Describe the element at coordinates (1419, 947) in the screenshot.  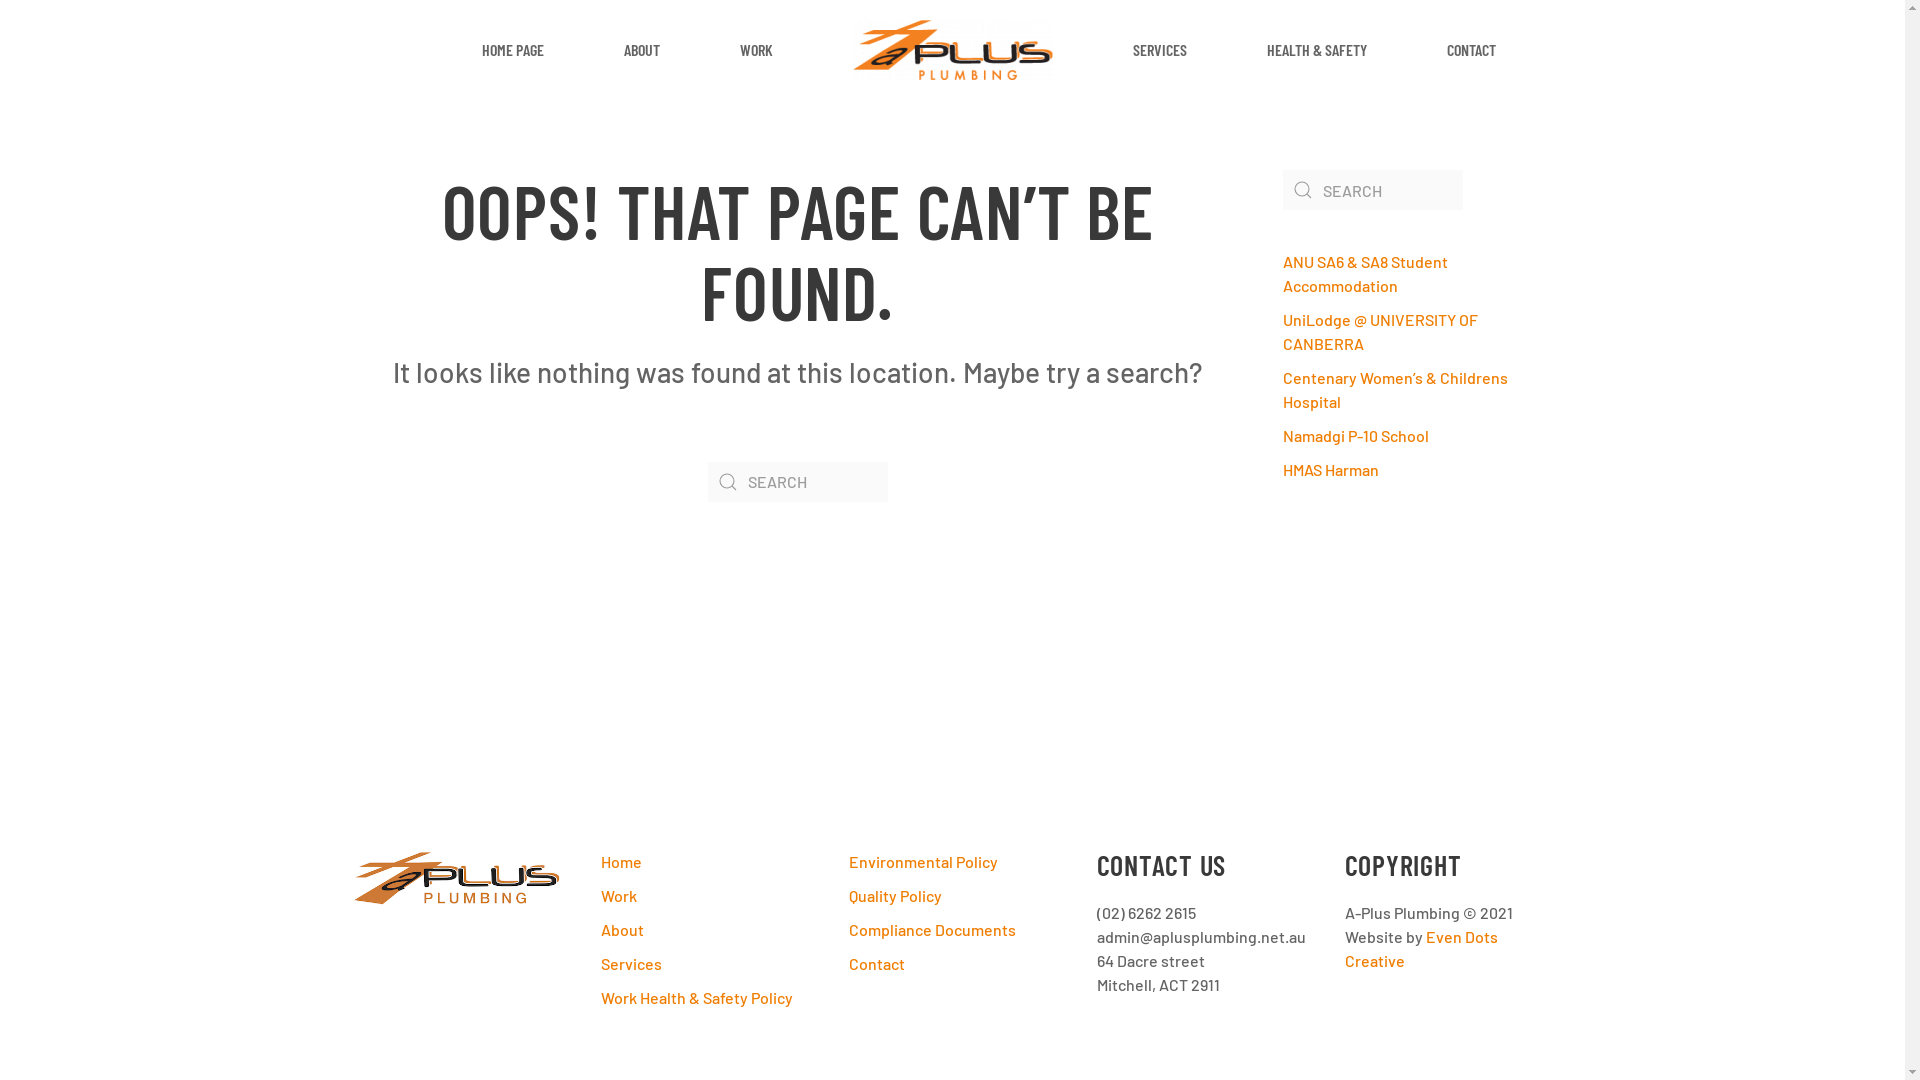
I see `'Even Dots Creative'` at that location.